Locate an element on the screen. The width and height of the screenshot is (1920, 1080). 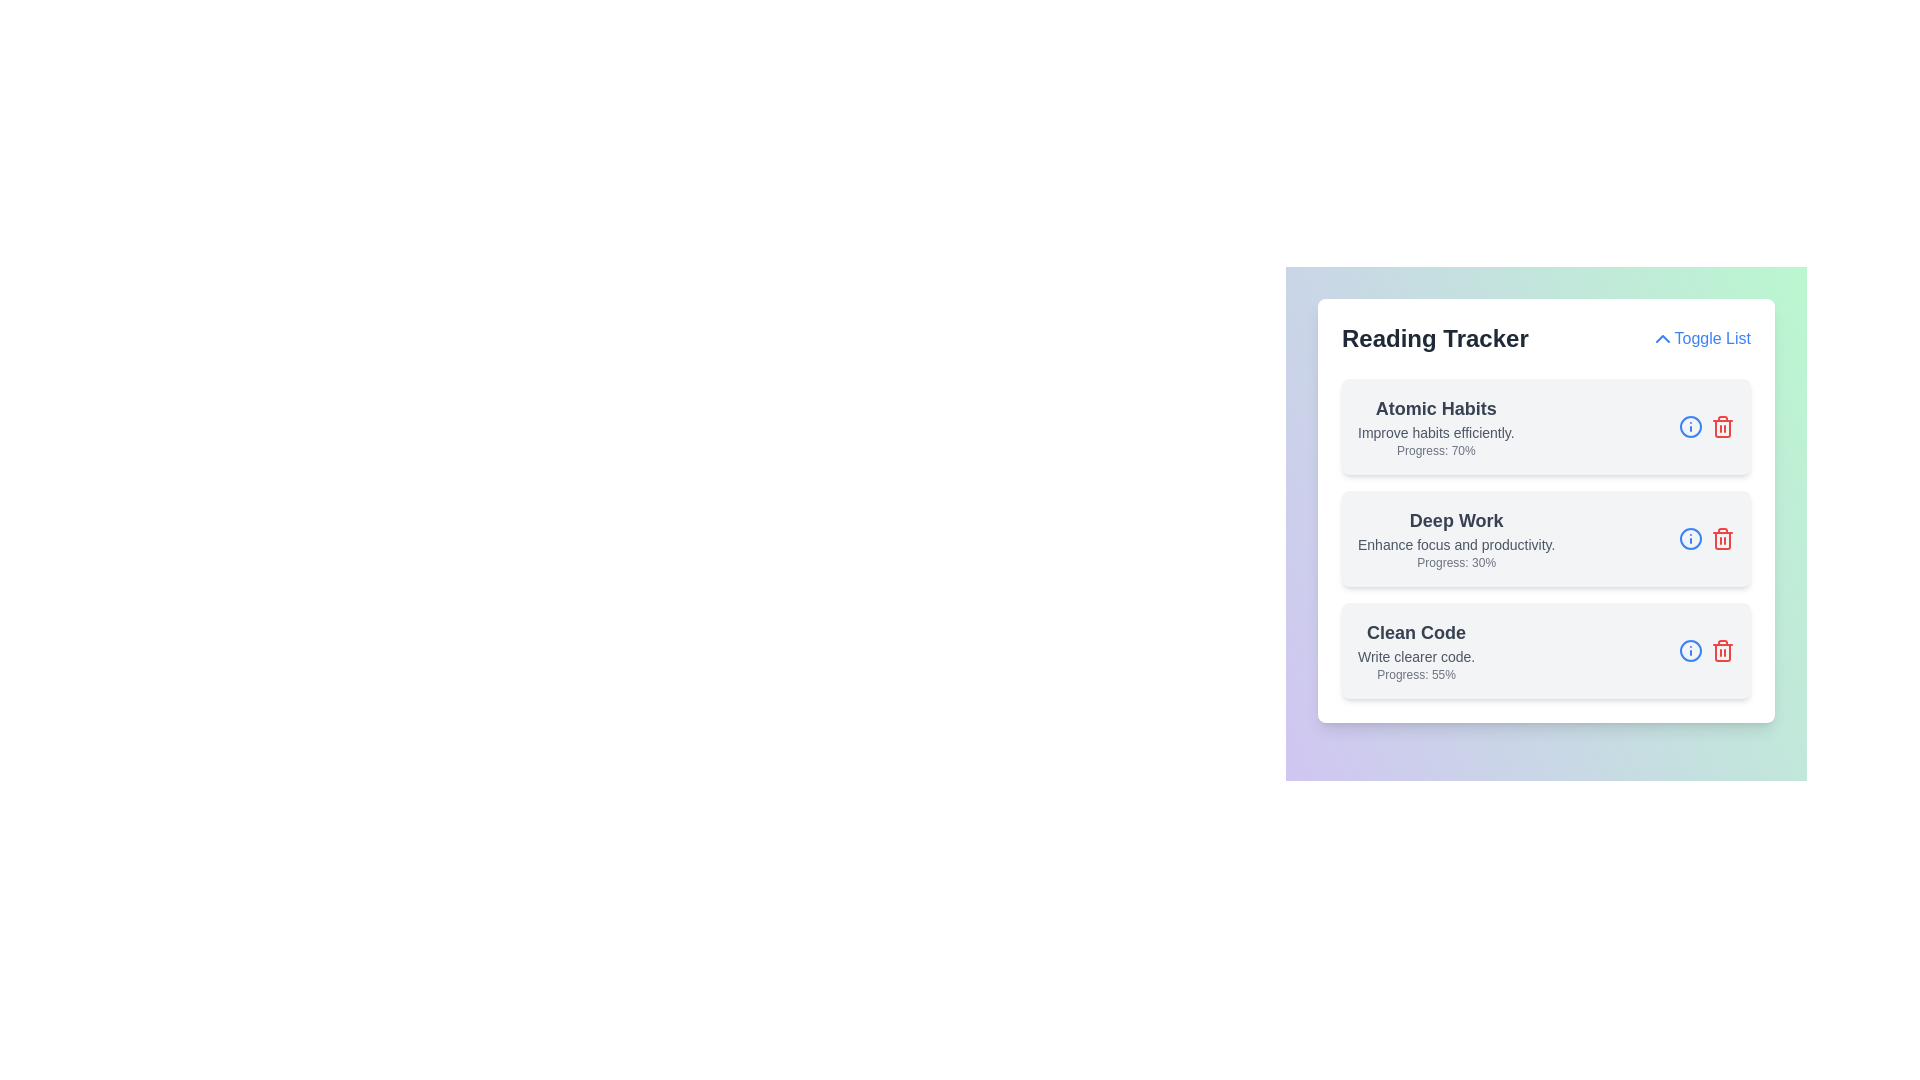
the text label displaying 'Progress: 30%' within the card for 'Deep Work', which is located below the descriptive line 'Enhance focus and productivity.' is located at coordinates (1456, 563).